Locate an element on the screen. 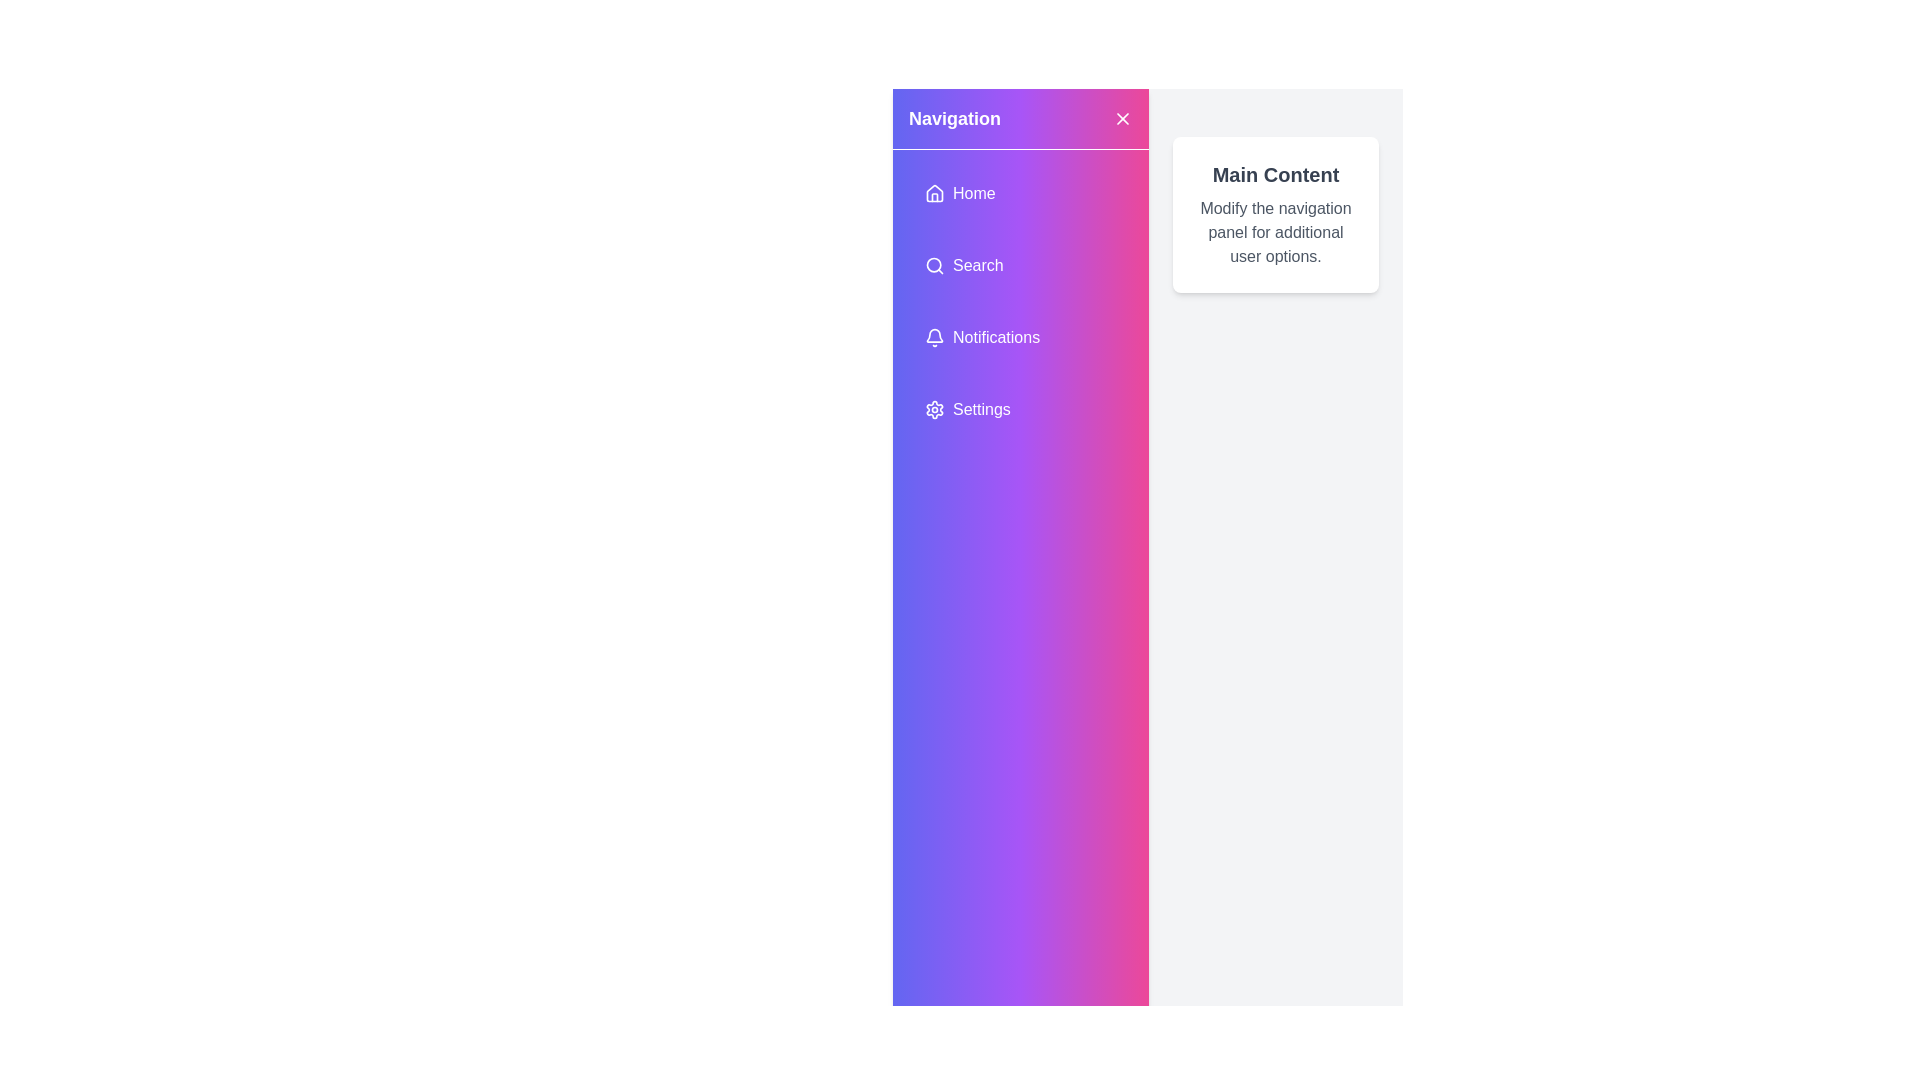 The image size is (1920, 1080). the 'Home' text label, which is displayed in white font on a purple background and is the first option in the navigation sidebar, to interact with it is located at coordinates (974, 193).